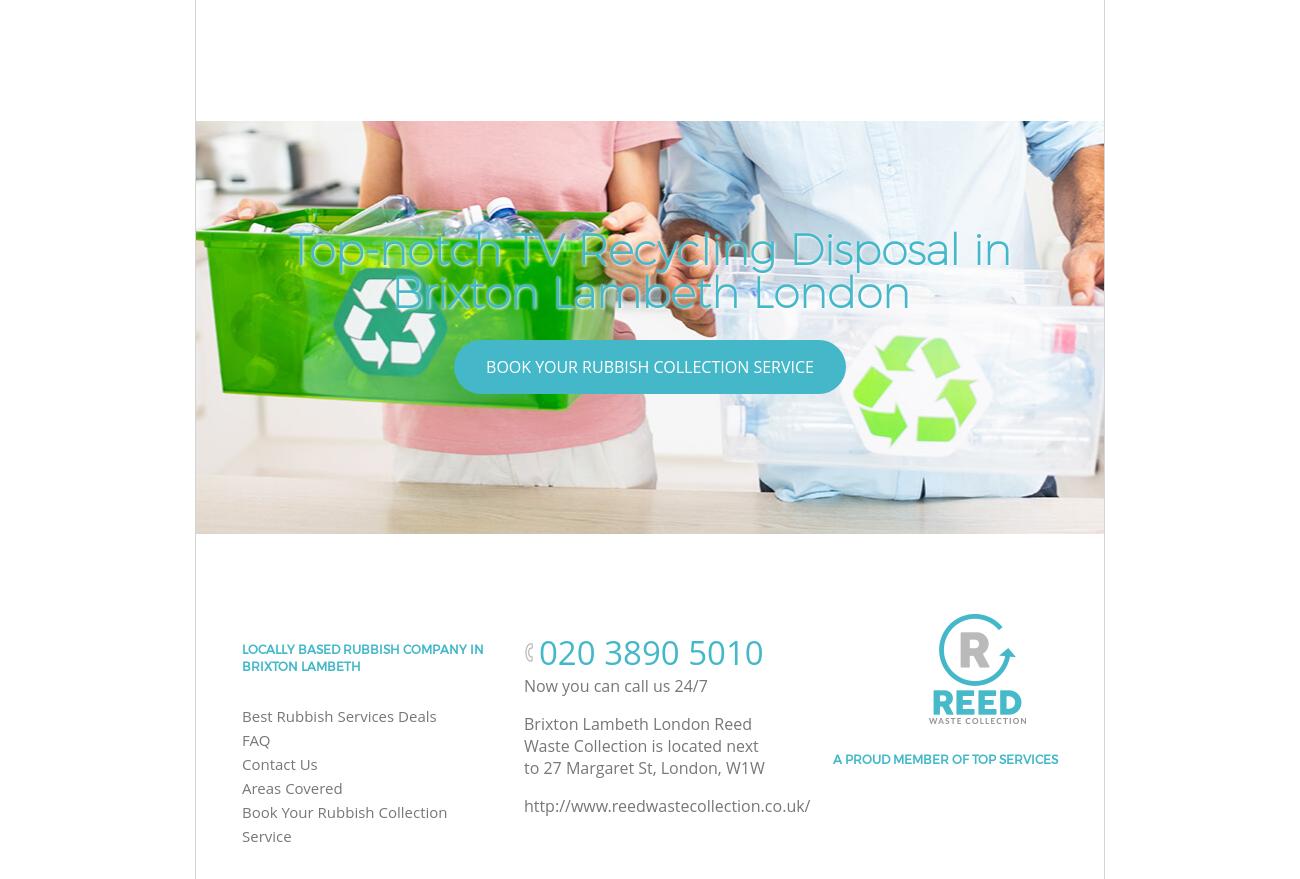 Image resolution: width=1300 pixels, height=879 pixels. What do you see at coordinates (652, 767) in the screenshot?
I see `'27 Margaret St, London, W1W'` at bounding box center [652, 767].